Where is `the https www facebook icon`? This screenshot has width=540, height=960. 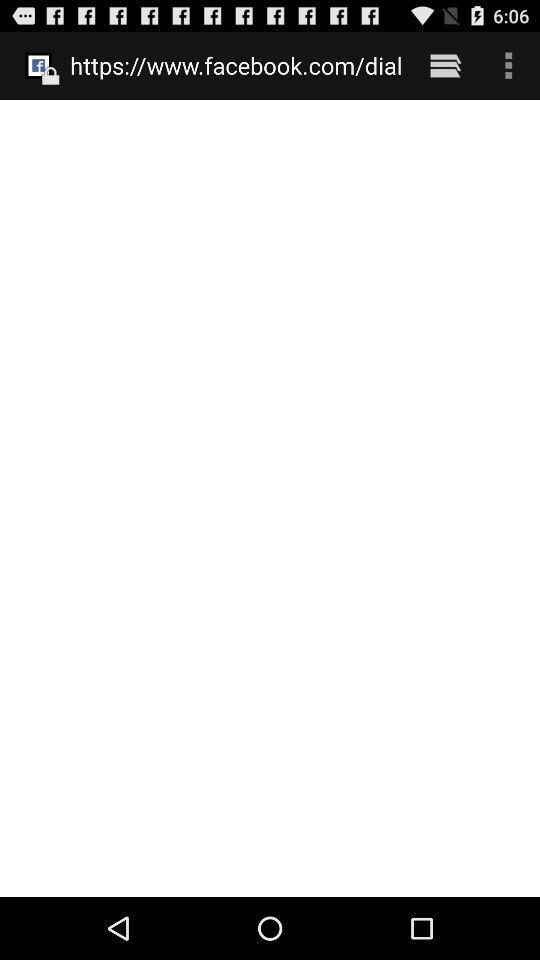
the https www facebook icon is located at coordinates (235, 65).